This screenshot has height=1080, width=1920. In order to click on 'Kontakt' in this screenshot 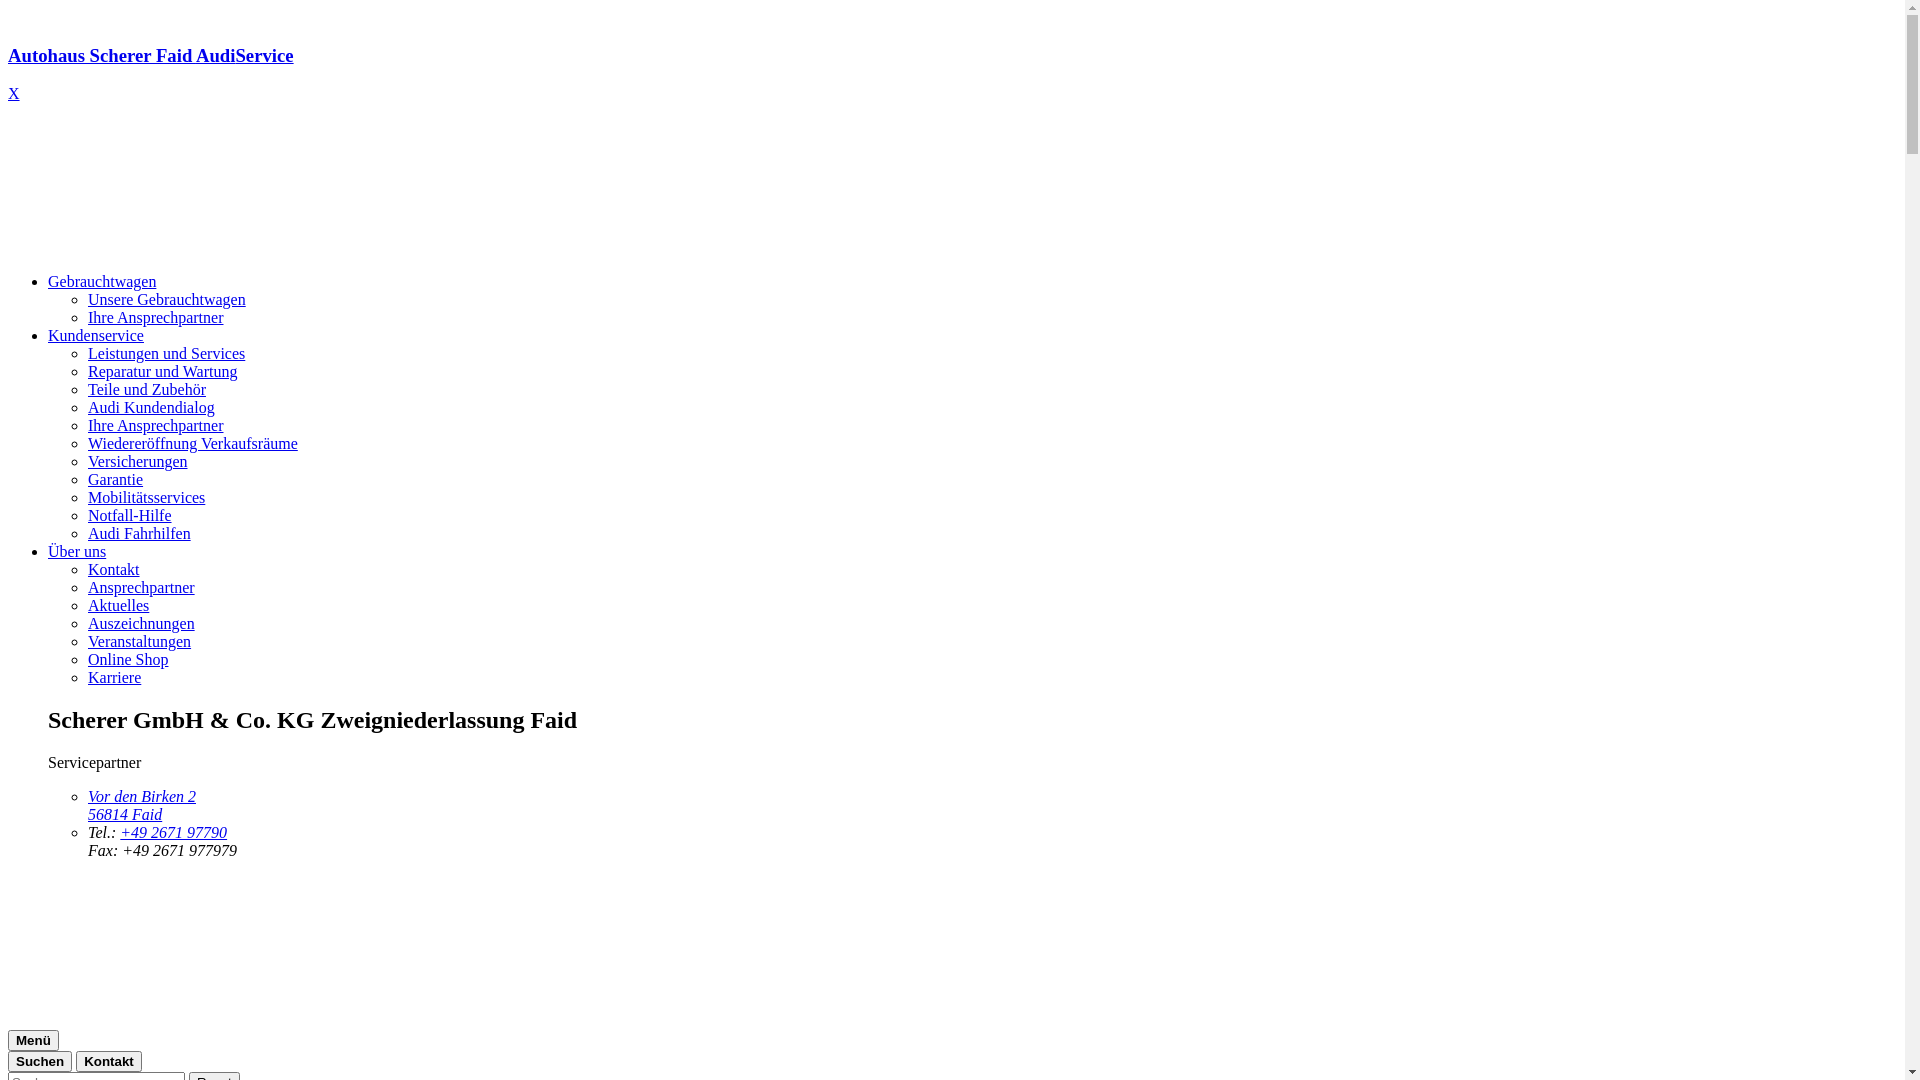, I will do `click(108, 1060)`.